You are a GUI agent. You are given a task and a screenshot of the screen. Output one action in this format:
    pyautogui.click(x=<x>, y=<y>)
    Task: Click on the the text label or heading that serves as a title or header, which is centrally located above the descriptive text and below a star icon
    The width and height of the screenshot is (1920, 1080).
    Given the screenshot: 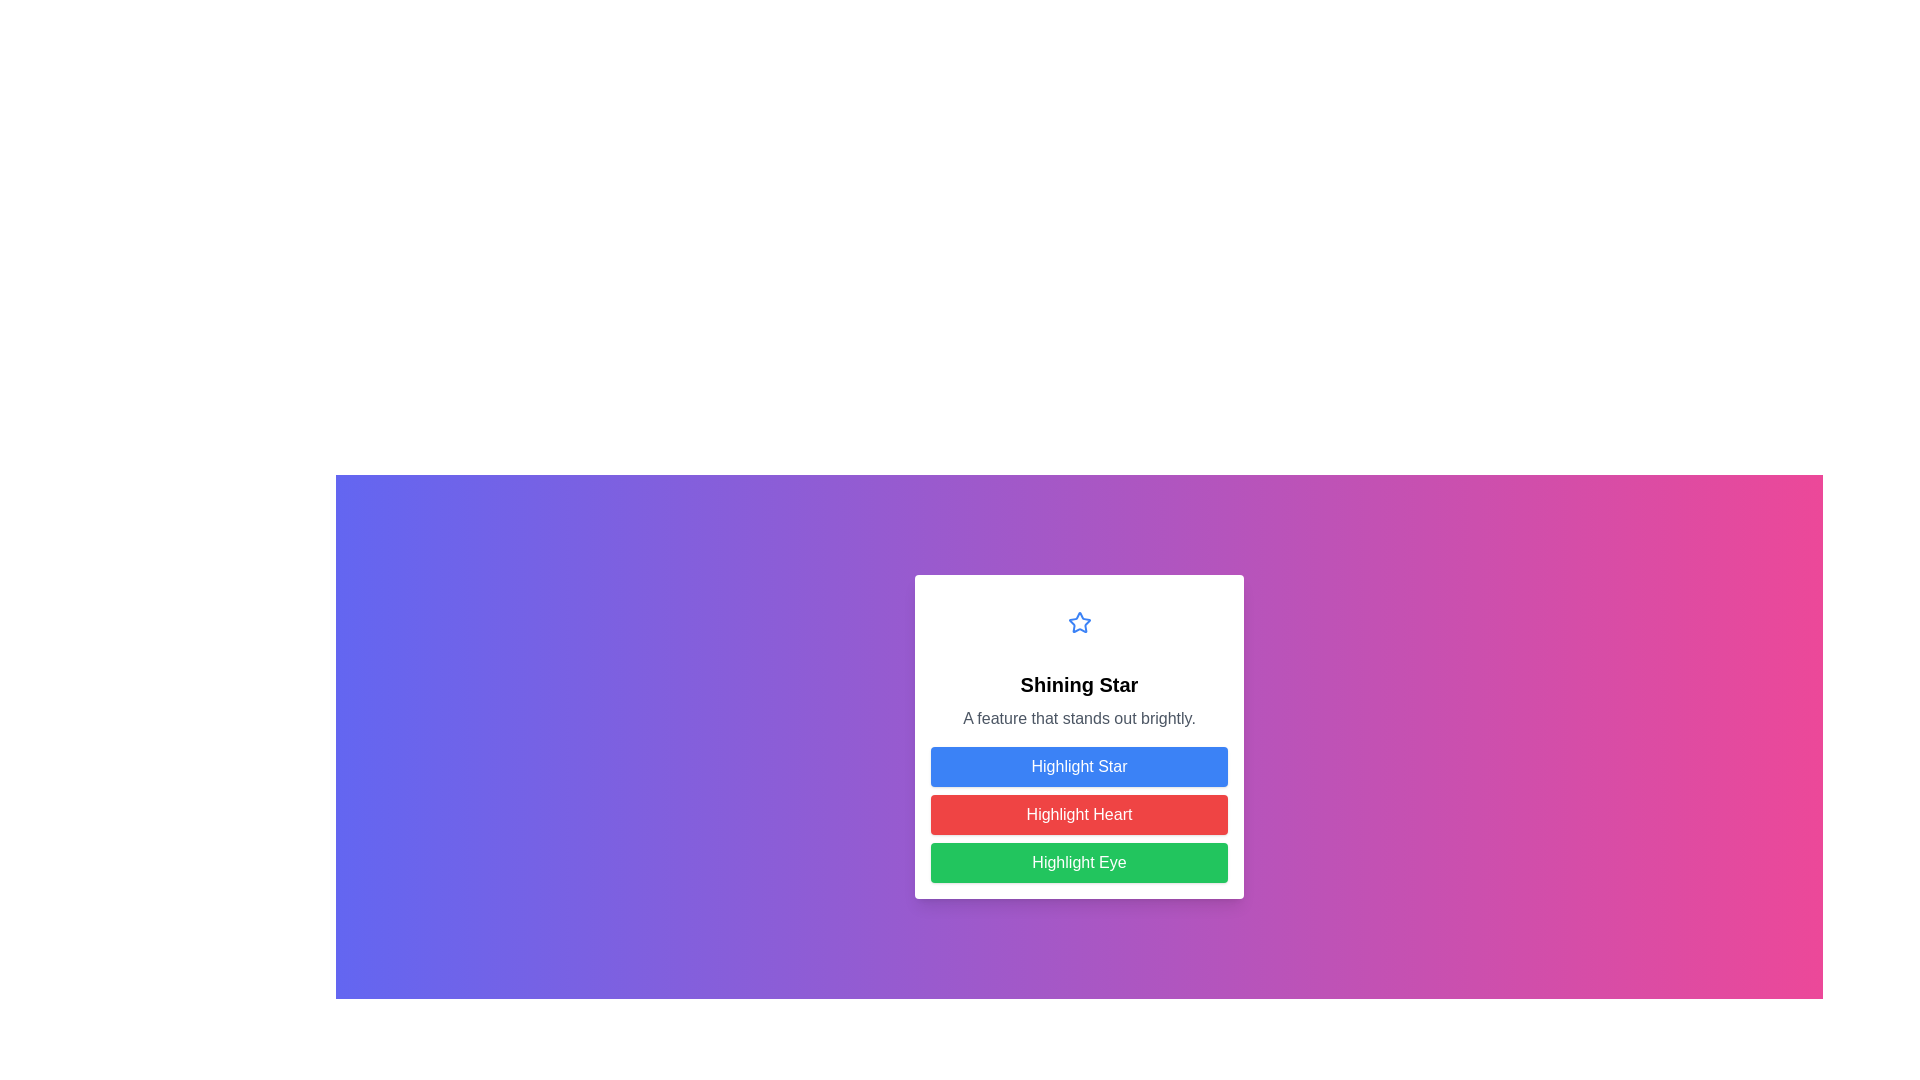 What is the action you would take?
    pyautogui.click(x=1078, y=684)
    